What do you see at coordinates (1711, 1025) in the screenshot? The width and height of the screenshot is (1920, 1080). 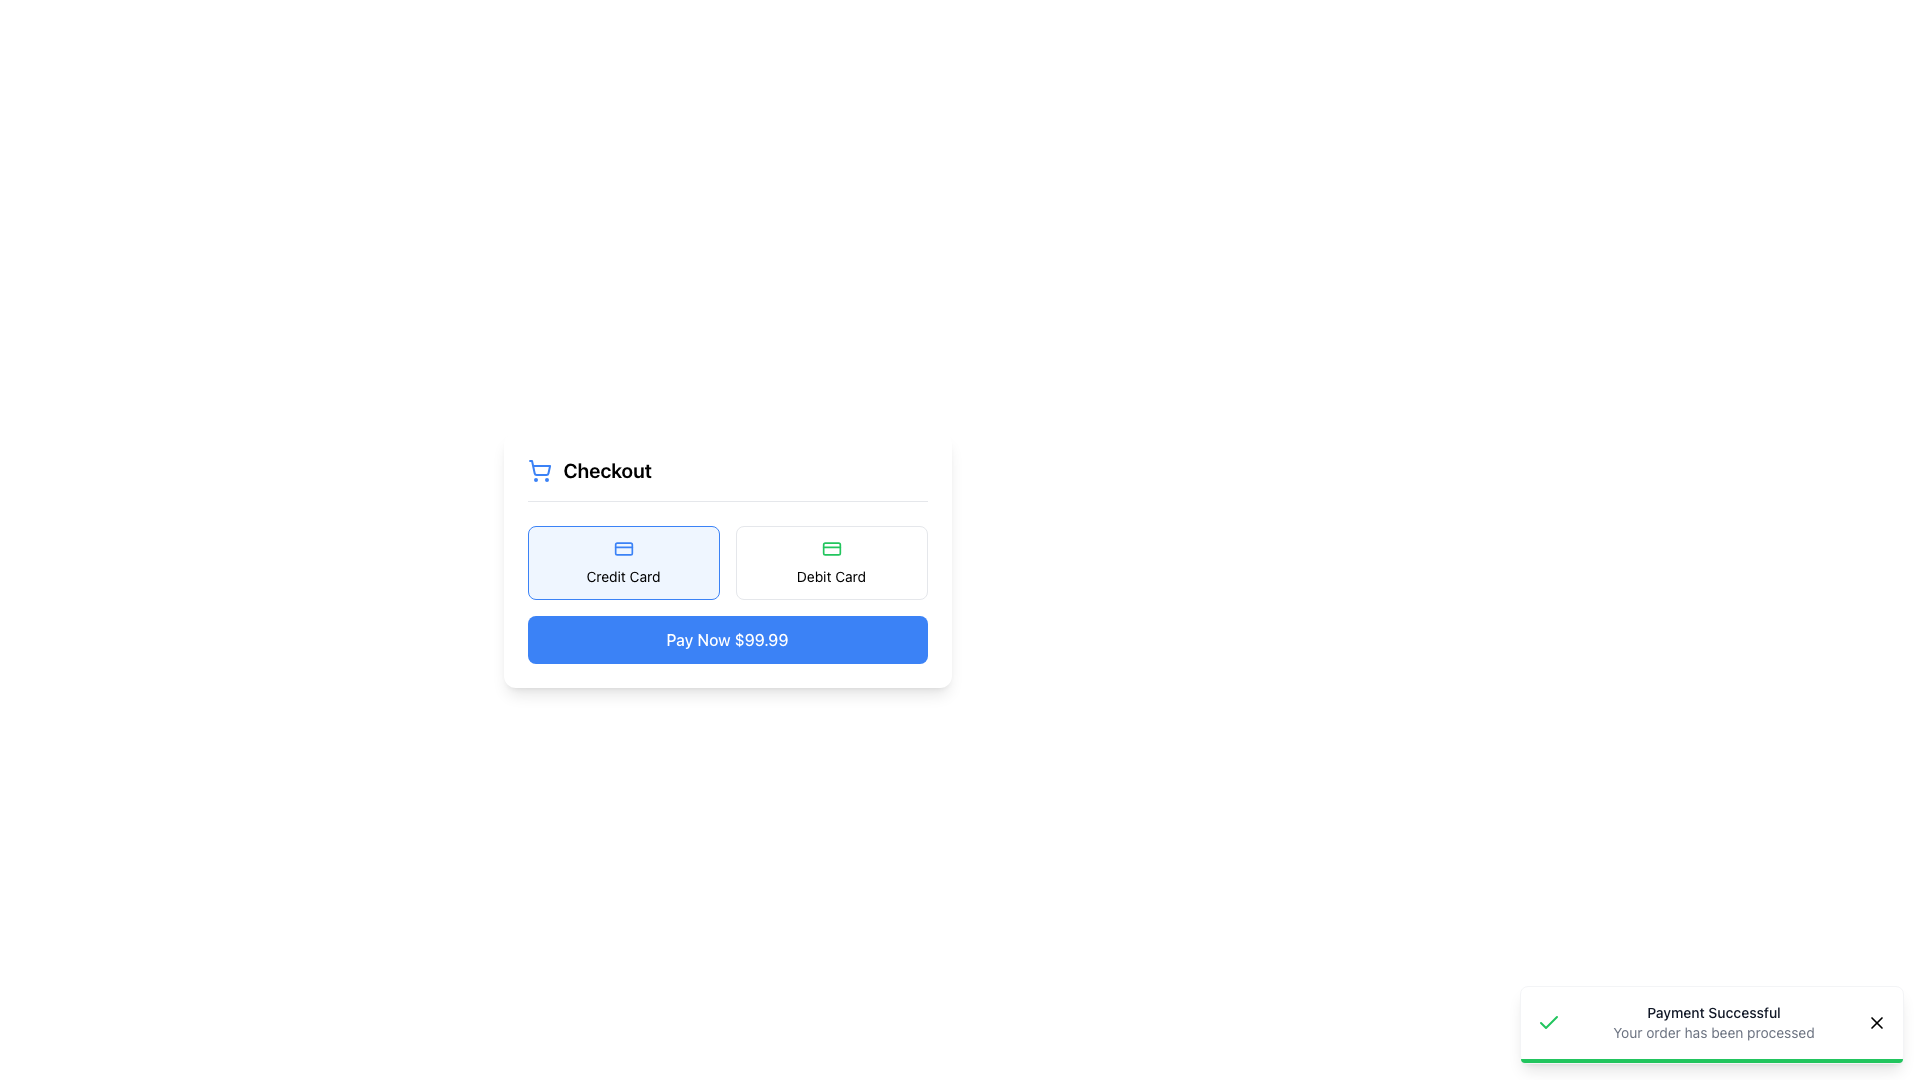 I see `displayed text from the notification box that says 'Payment Successful' and 'Your order has been processed.'` at bounding box center [1711, 1025].